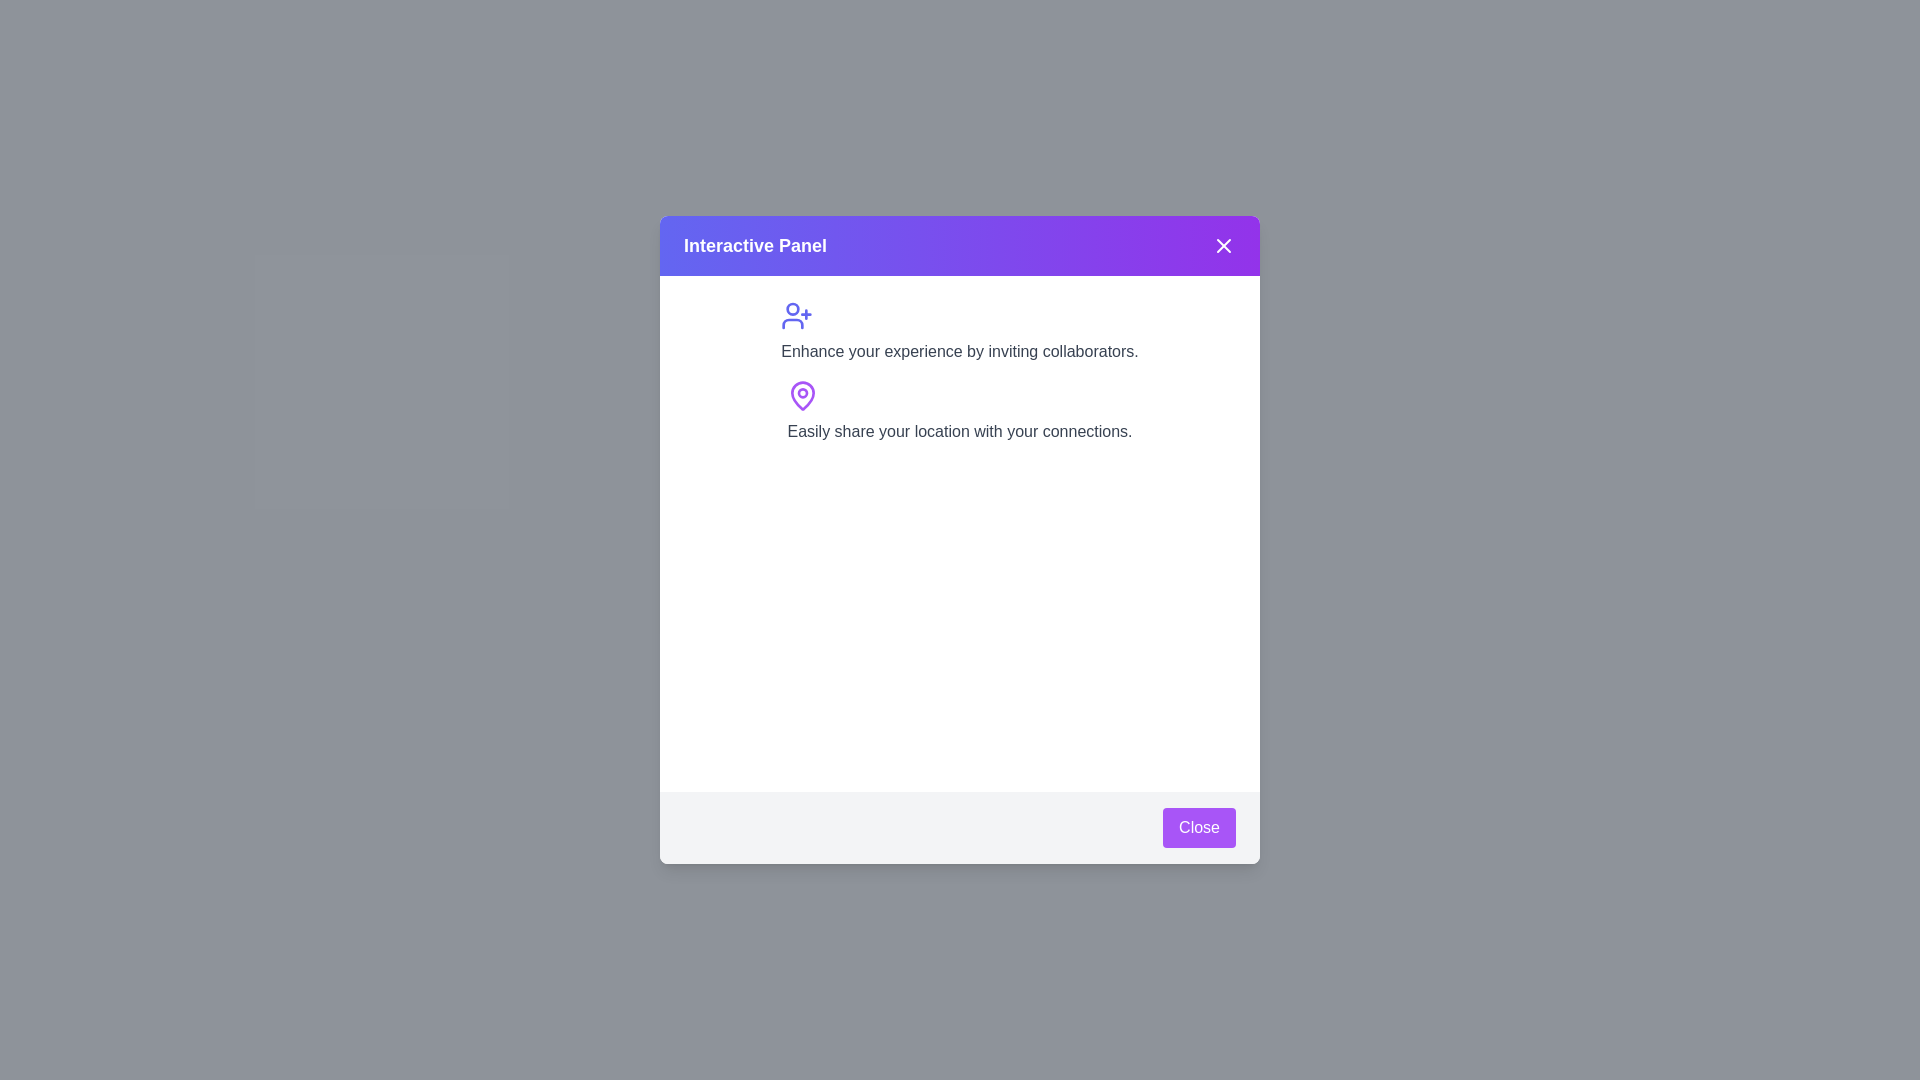  Describe the element at coordinates (792, 309) in the screenshot. I see `the circular SVG element that is part of the 'user-plus' icon, located near the user avatar icon with a plus sign overlay` at that location.